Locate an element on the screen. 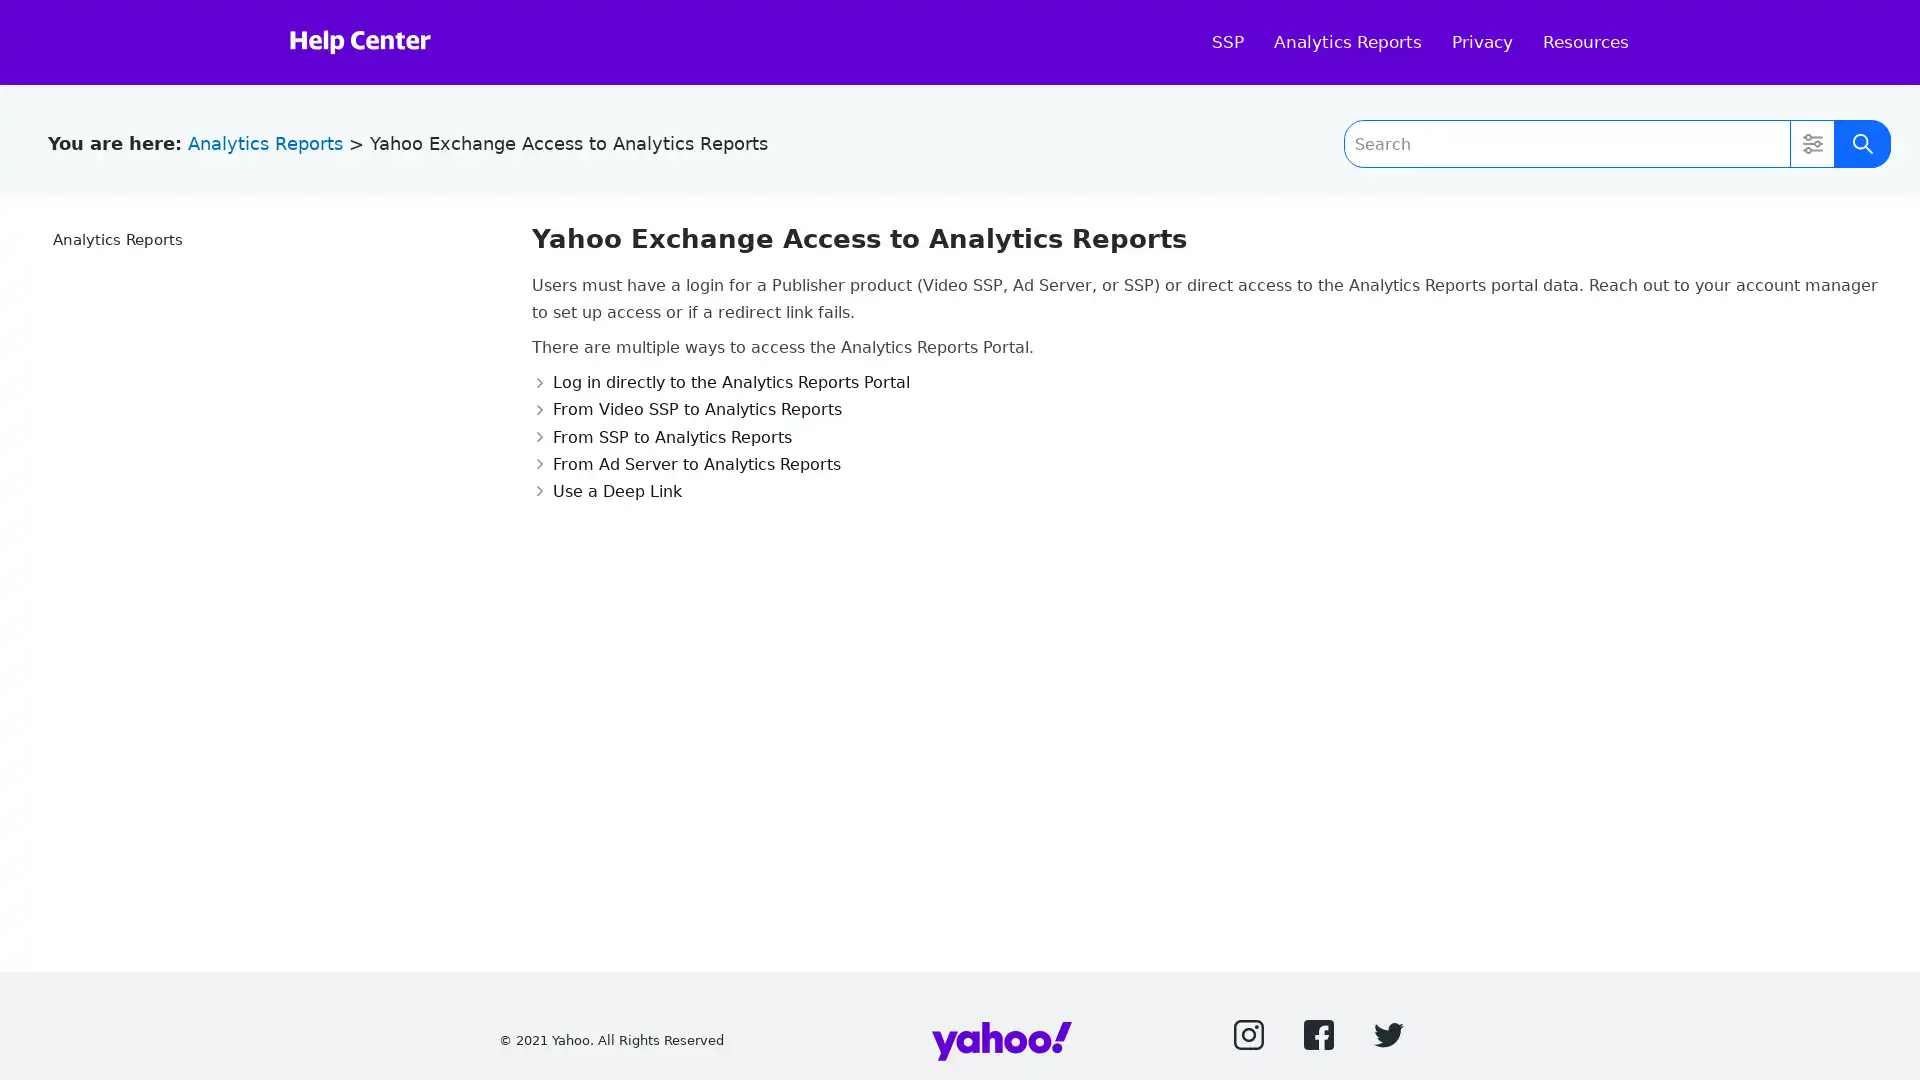 The image size is (1920, 1080). Closed From Ad Server to Analytics Reports is located at coordinates (685, 463).